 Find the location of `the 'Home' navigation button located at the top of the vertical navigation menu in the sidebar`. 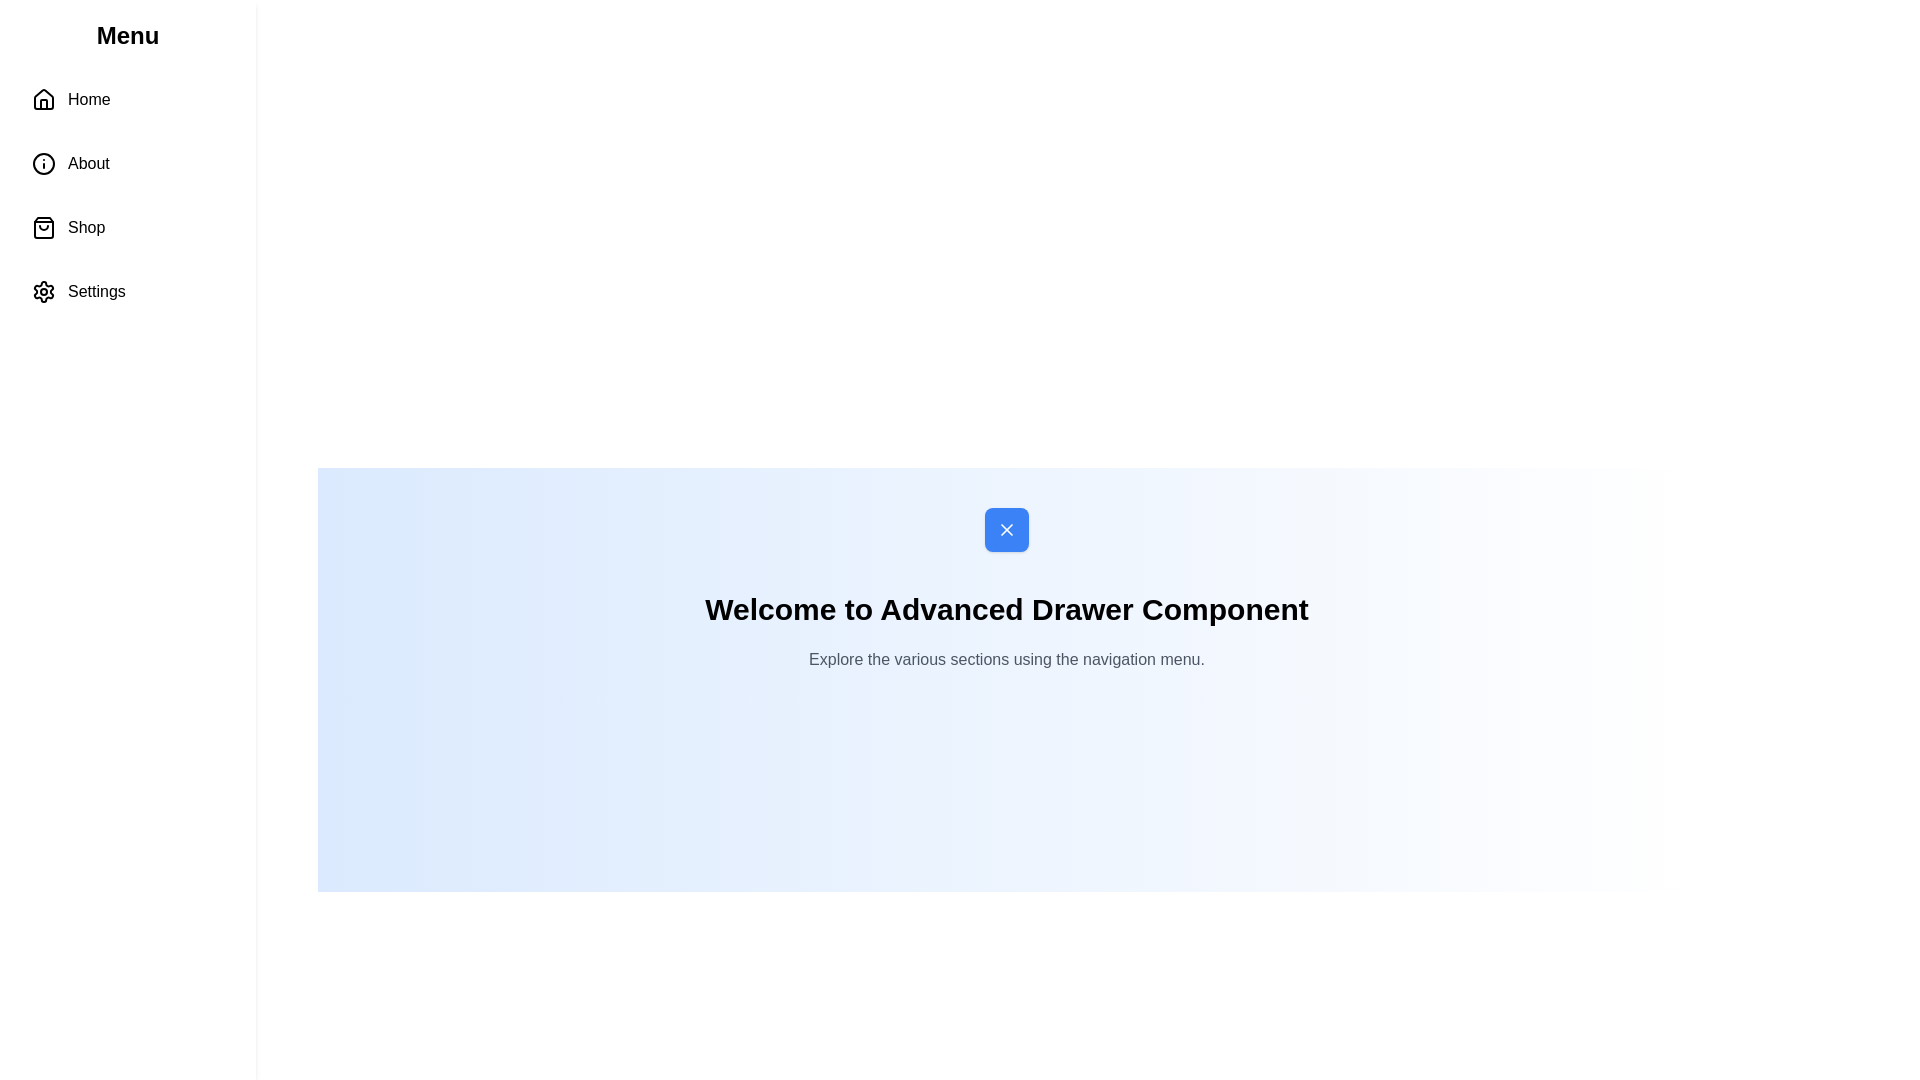

the 'Home' navigation button located at the top of the vertical navigation menu in the sidebar is located at coordinates (127, 100).